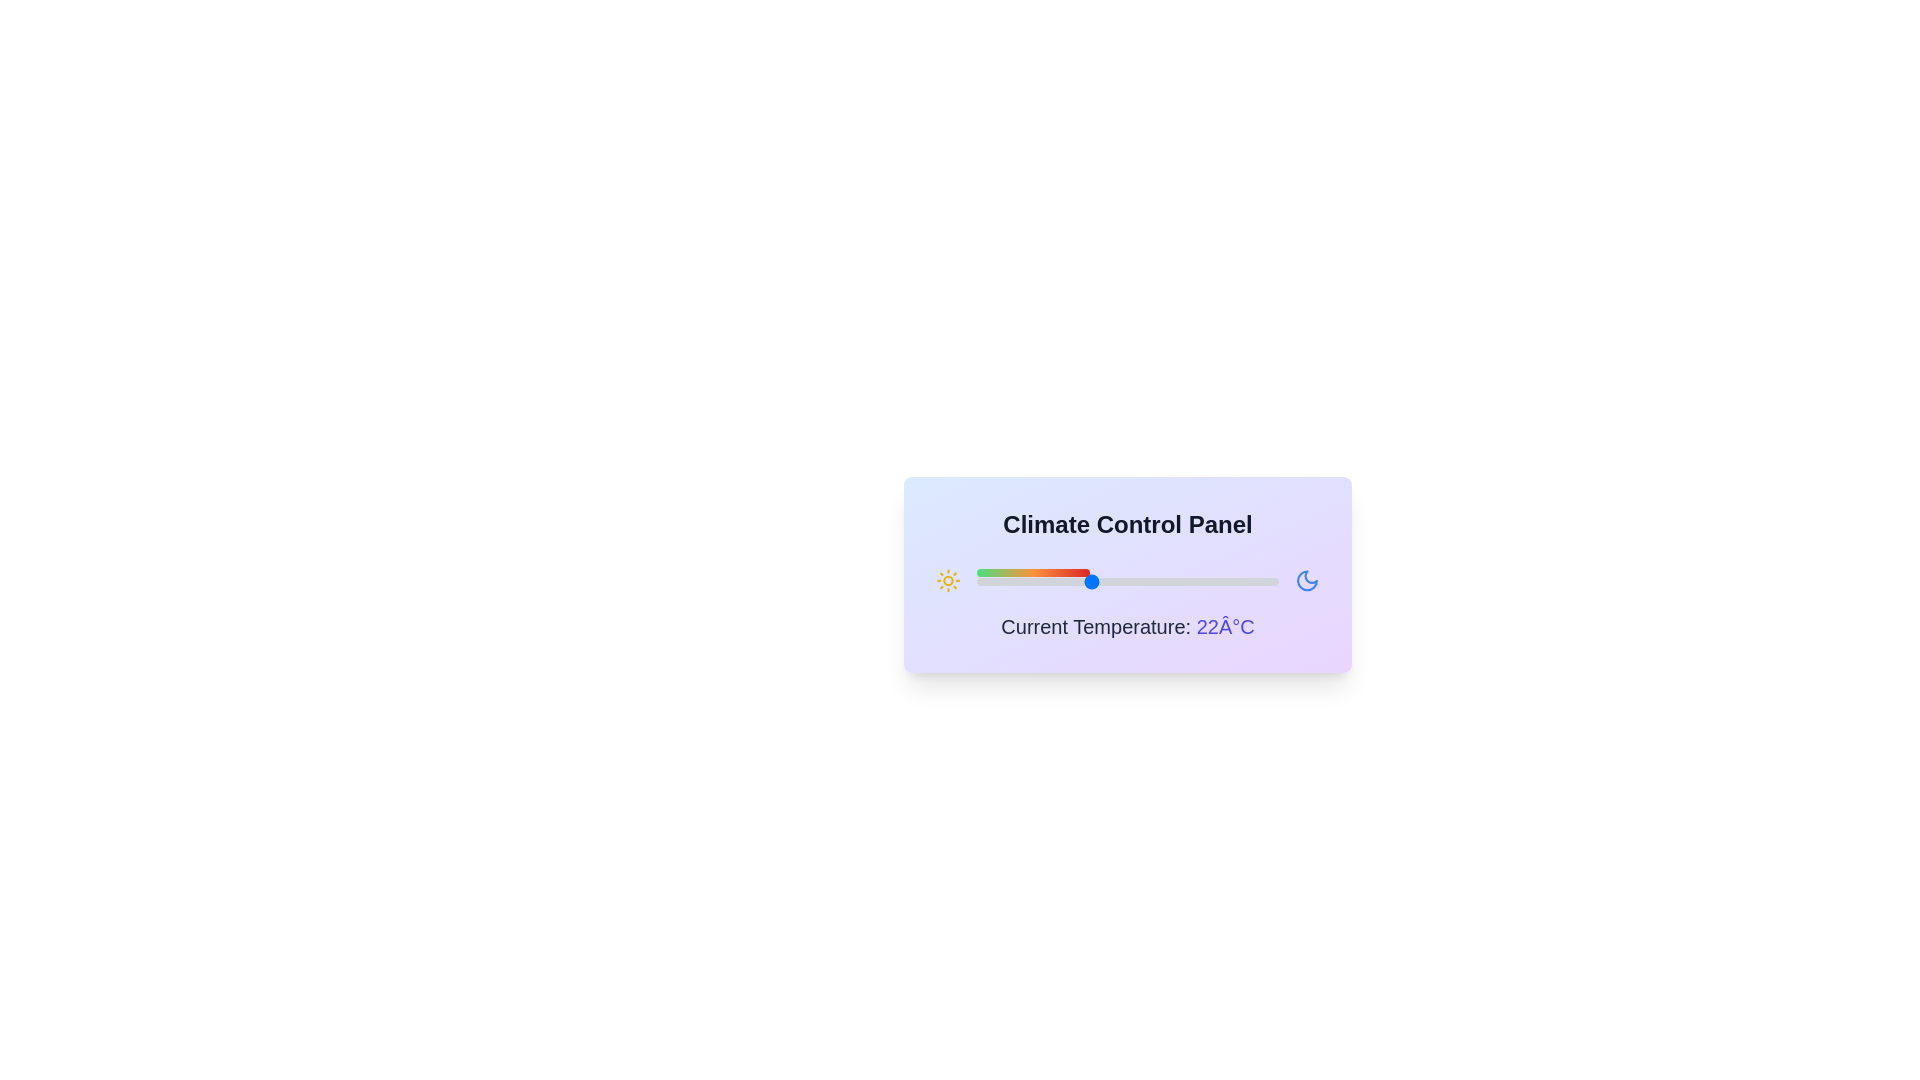 The width and height of the screenshot is (1920, 1080). Describe the element at coordinates (1128, 626) in the screenshot. I see `displayed temperature value from the text label showing 'Current Temperature: 22°C' in the Climate Control Panel interface` at that location.